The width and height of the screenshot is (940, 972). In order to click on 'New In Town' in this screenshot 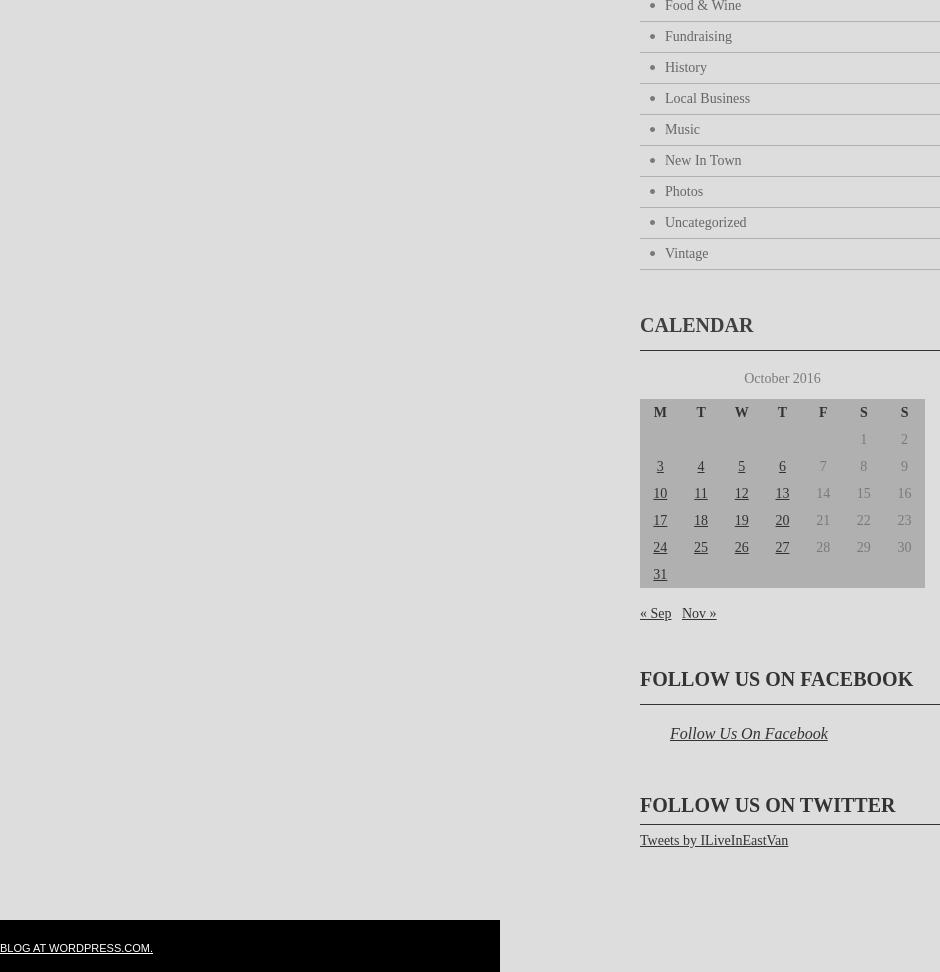, I will do `click(702, 160)`.